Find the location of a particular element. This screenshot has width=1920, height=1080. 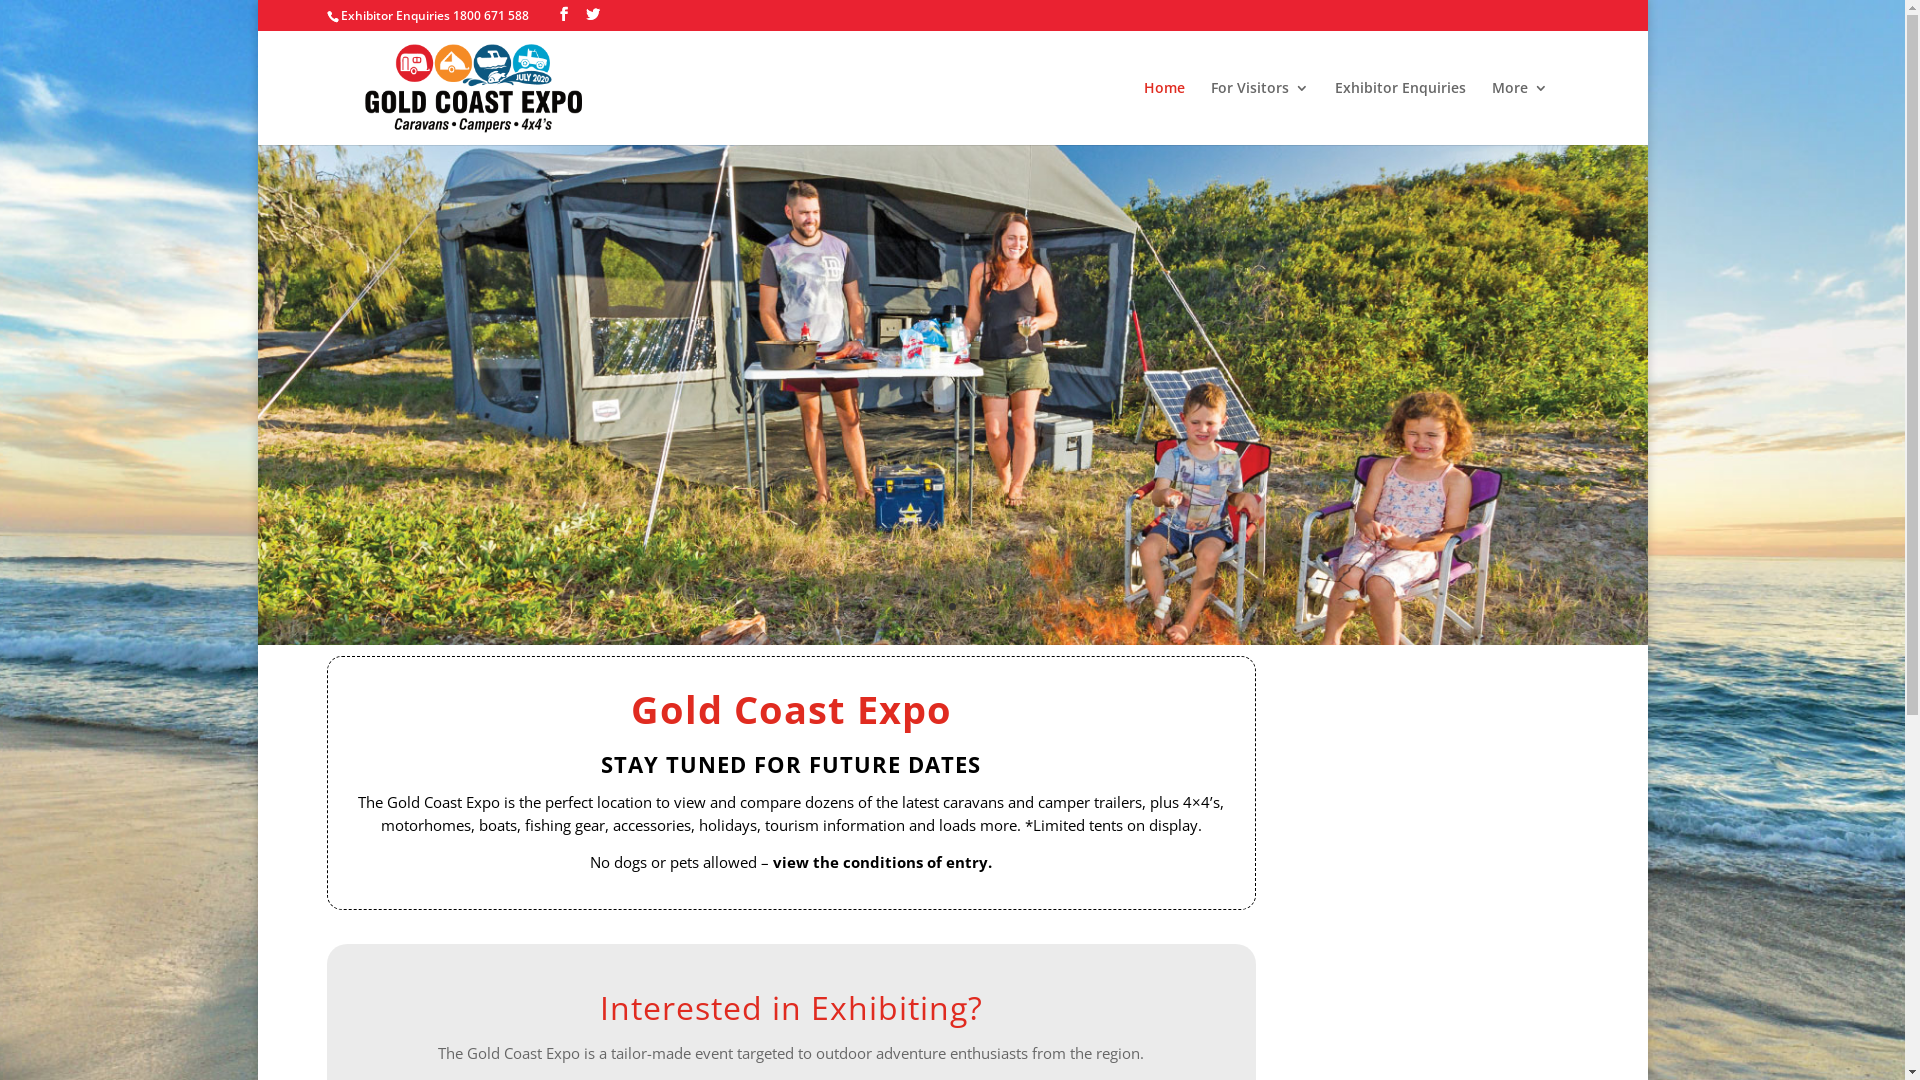

'Exhibitor Enquiries' is located at coordinates (1399, 112).